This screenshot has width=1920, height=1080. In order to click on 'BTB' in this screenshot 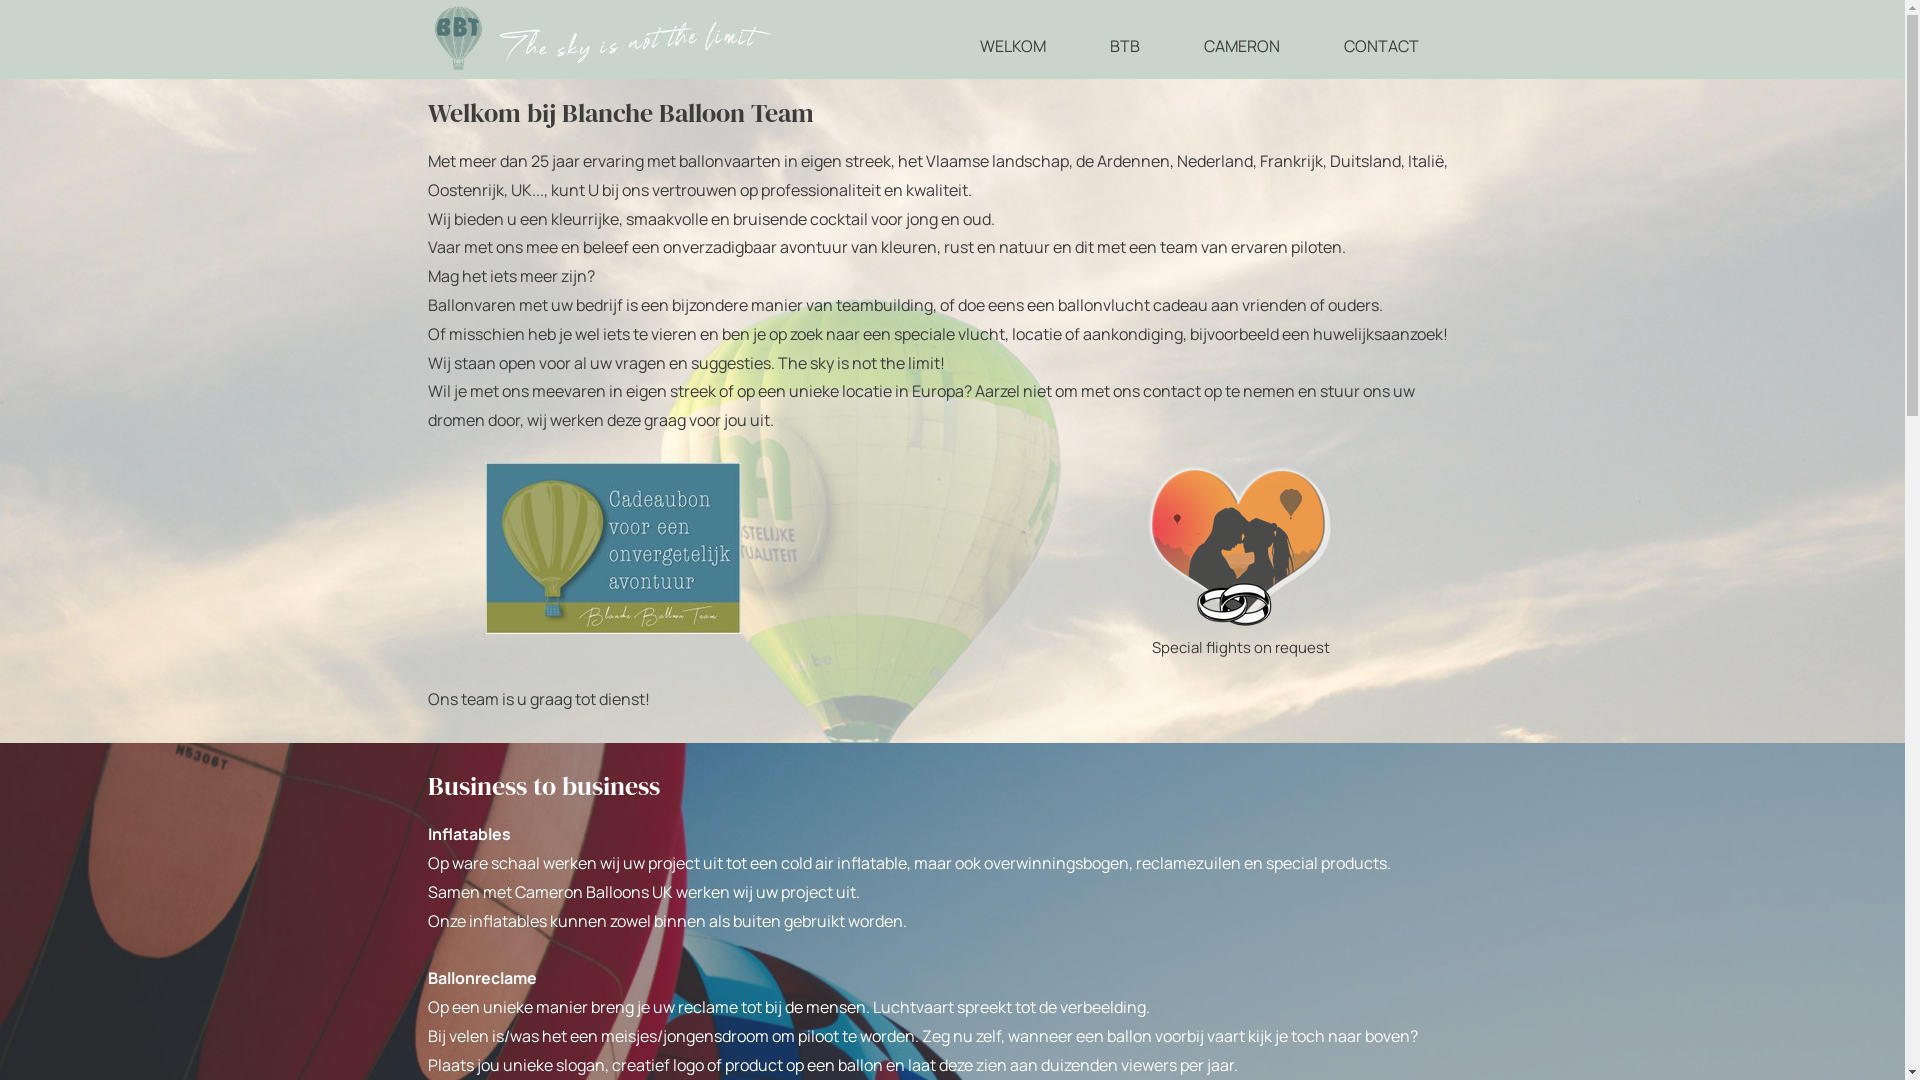, I will do `click(1124, 45)`.